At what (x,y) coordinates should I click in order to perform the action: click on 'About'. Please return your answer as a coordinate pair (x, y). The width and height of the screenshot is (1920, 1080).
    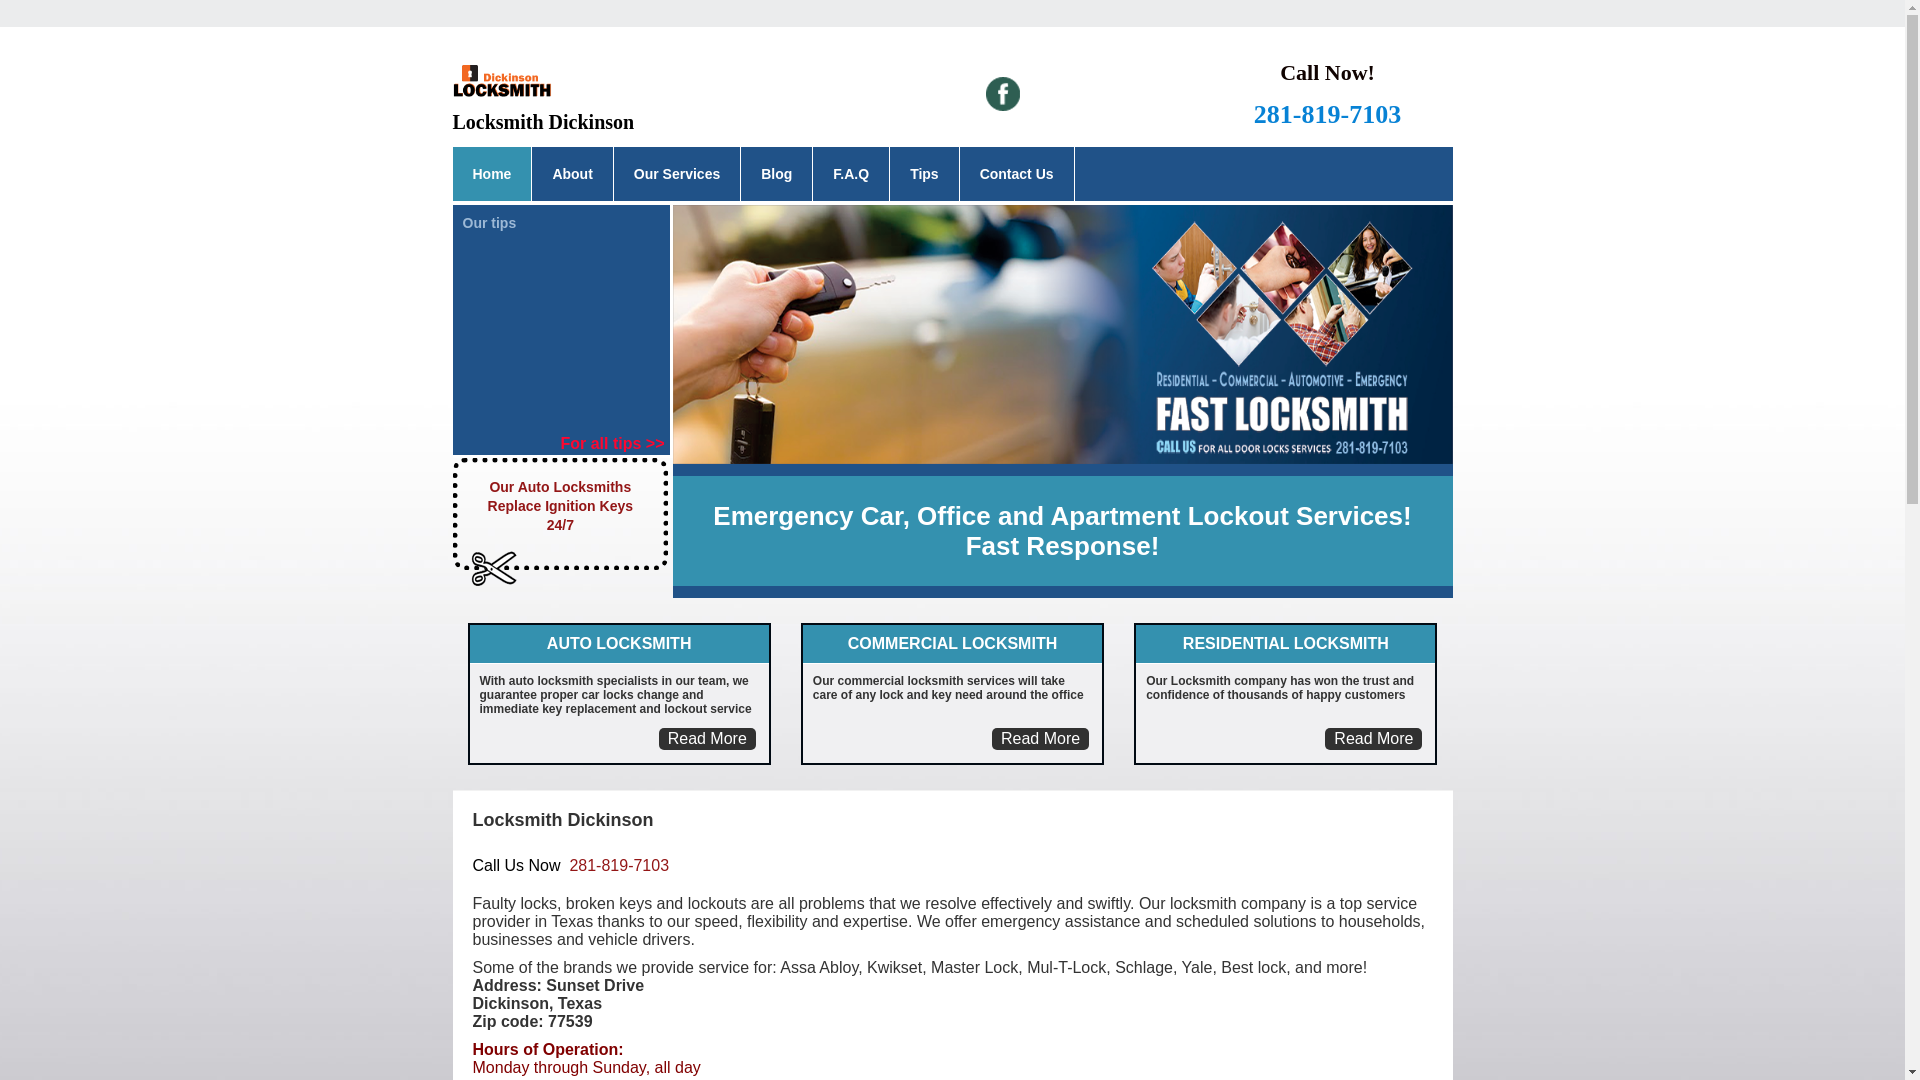
    Looking at the image, I should click on (570, 172).